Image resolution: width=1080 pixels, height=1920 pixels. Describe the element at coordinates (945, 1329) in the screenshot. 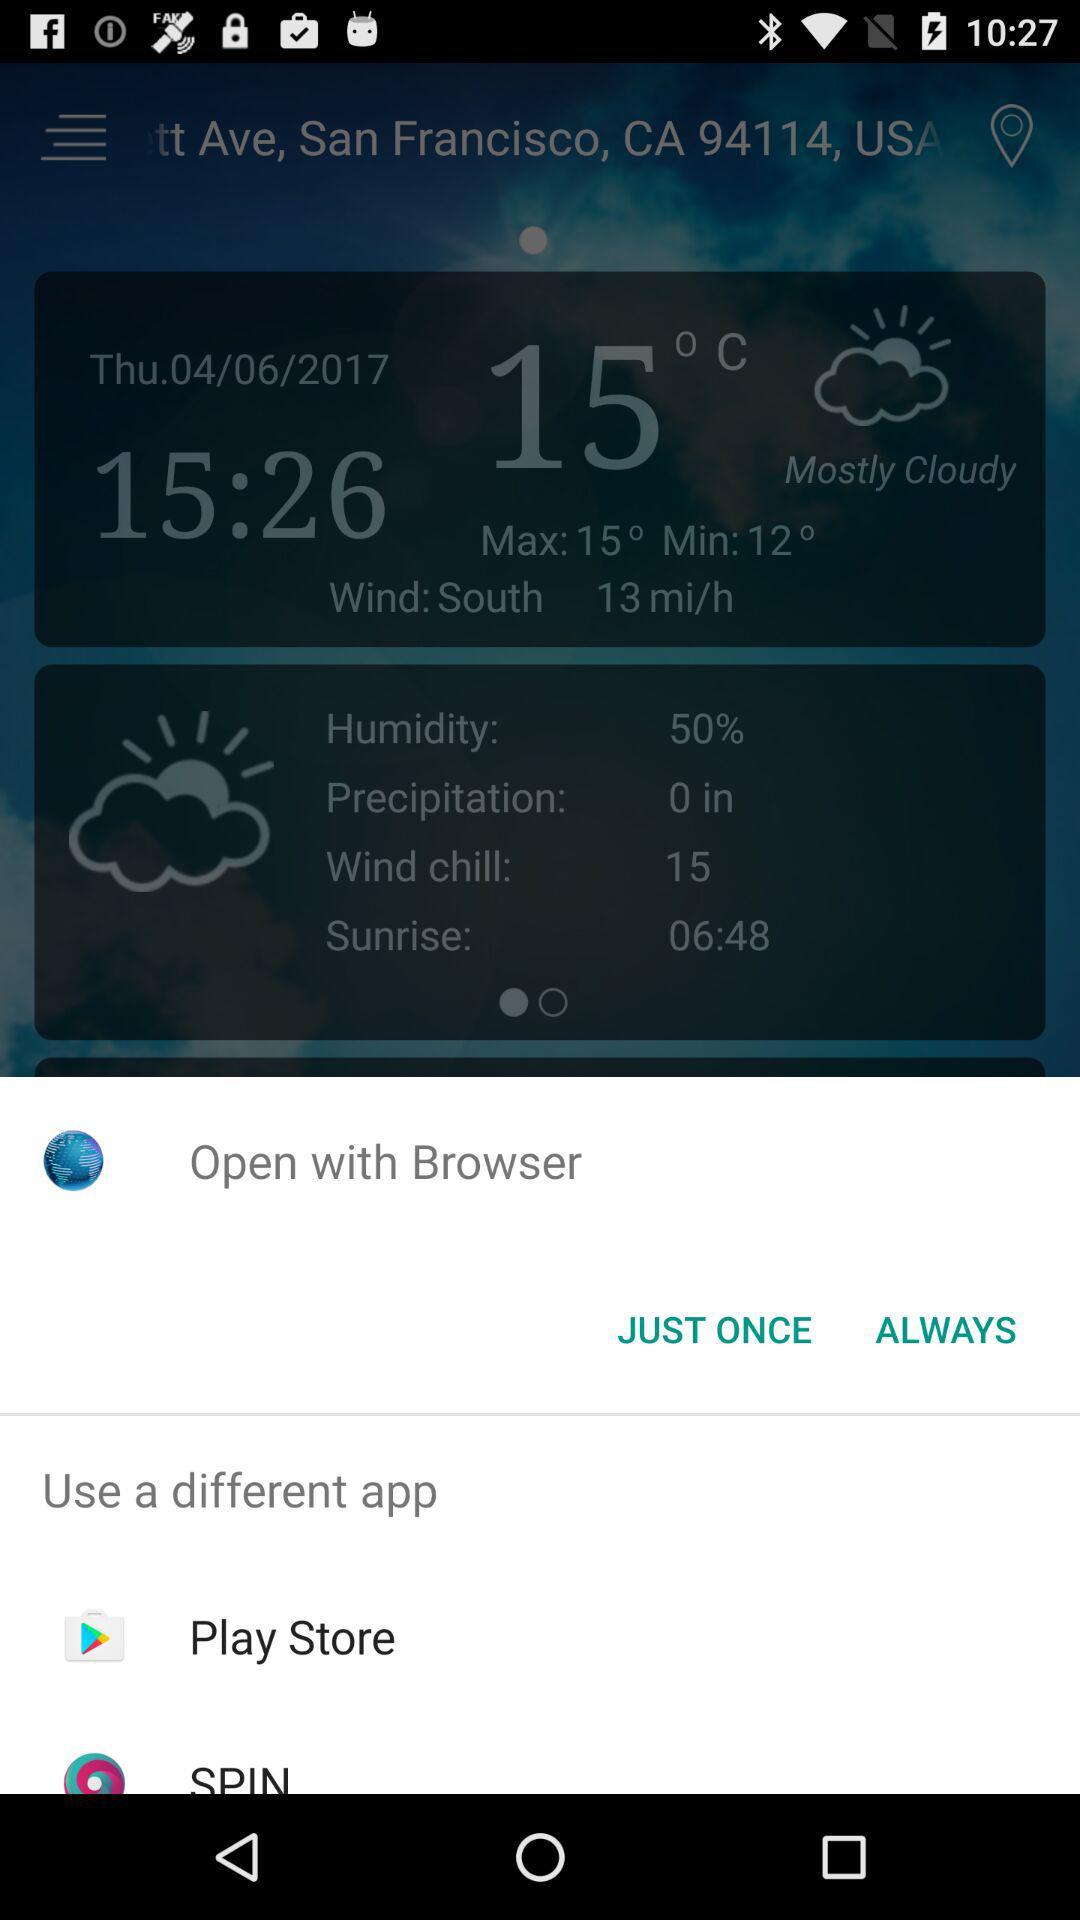

I see `always icon` at that location.